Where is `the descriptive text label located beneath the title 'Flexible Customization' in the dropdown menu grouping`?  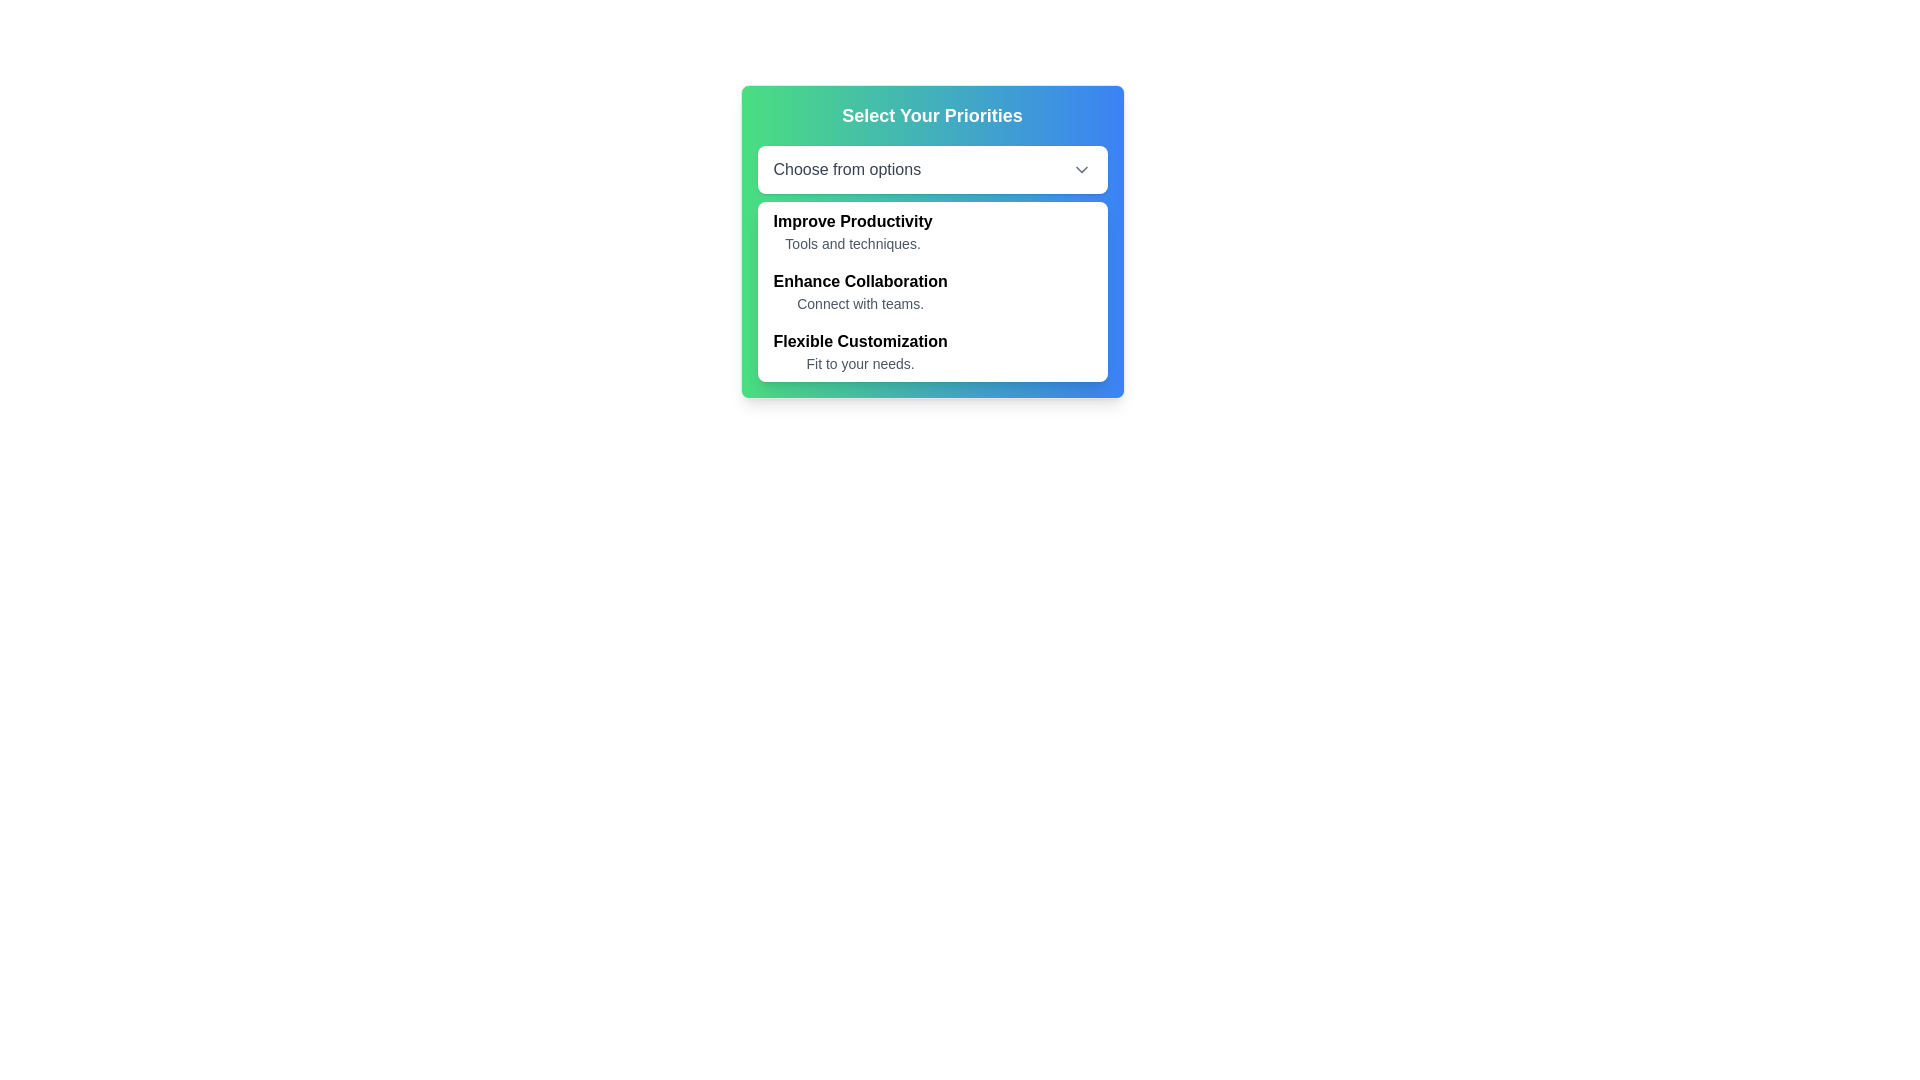 the descriptive text label located beneath the title 'Flexible Customization' in the dropdown menu grouping is located at coordinates (860, 363).